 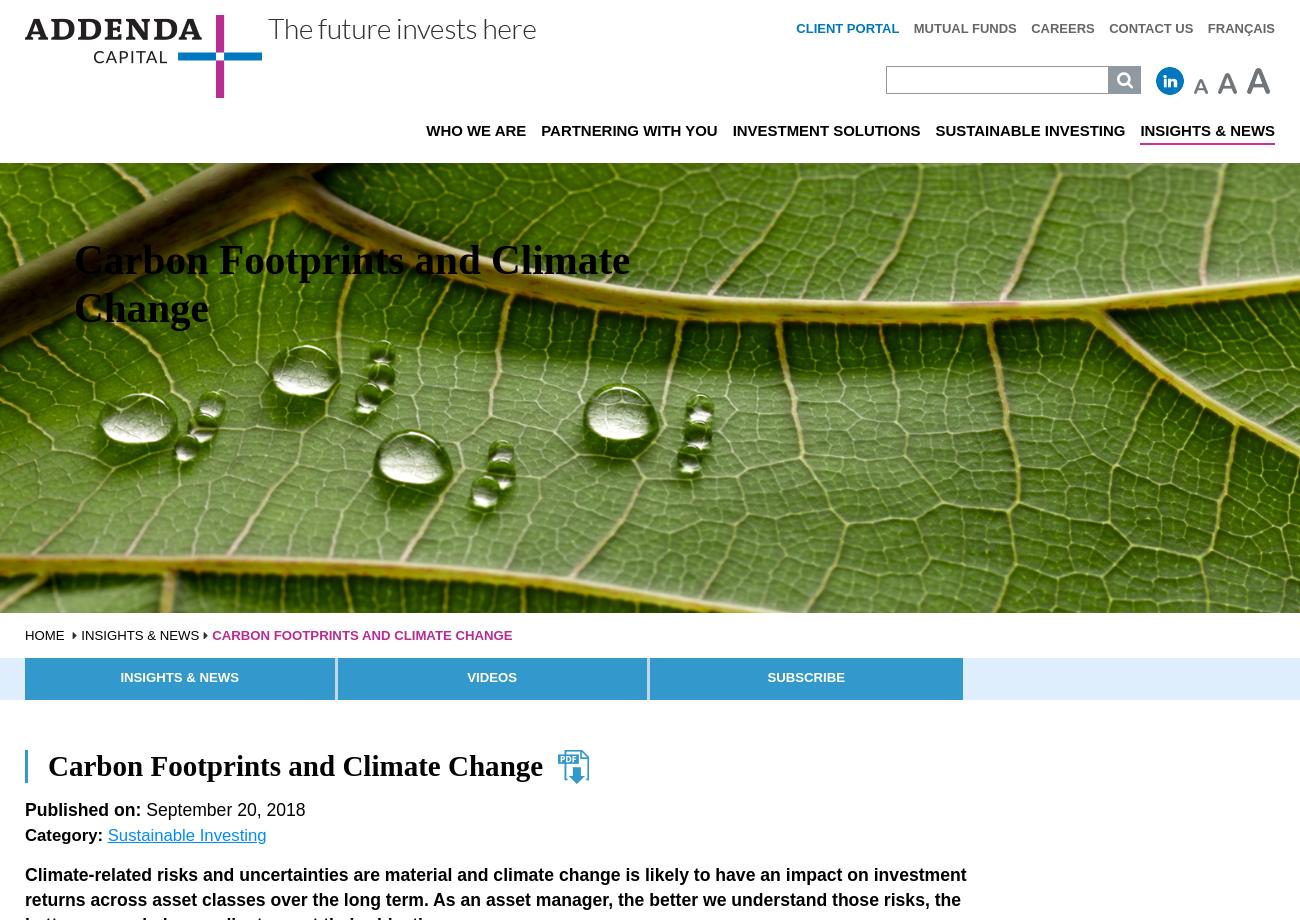 I want to click on 'Category:', so click(x=63, y=834).